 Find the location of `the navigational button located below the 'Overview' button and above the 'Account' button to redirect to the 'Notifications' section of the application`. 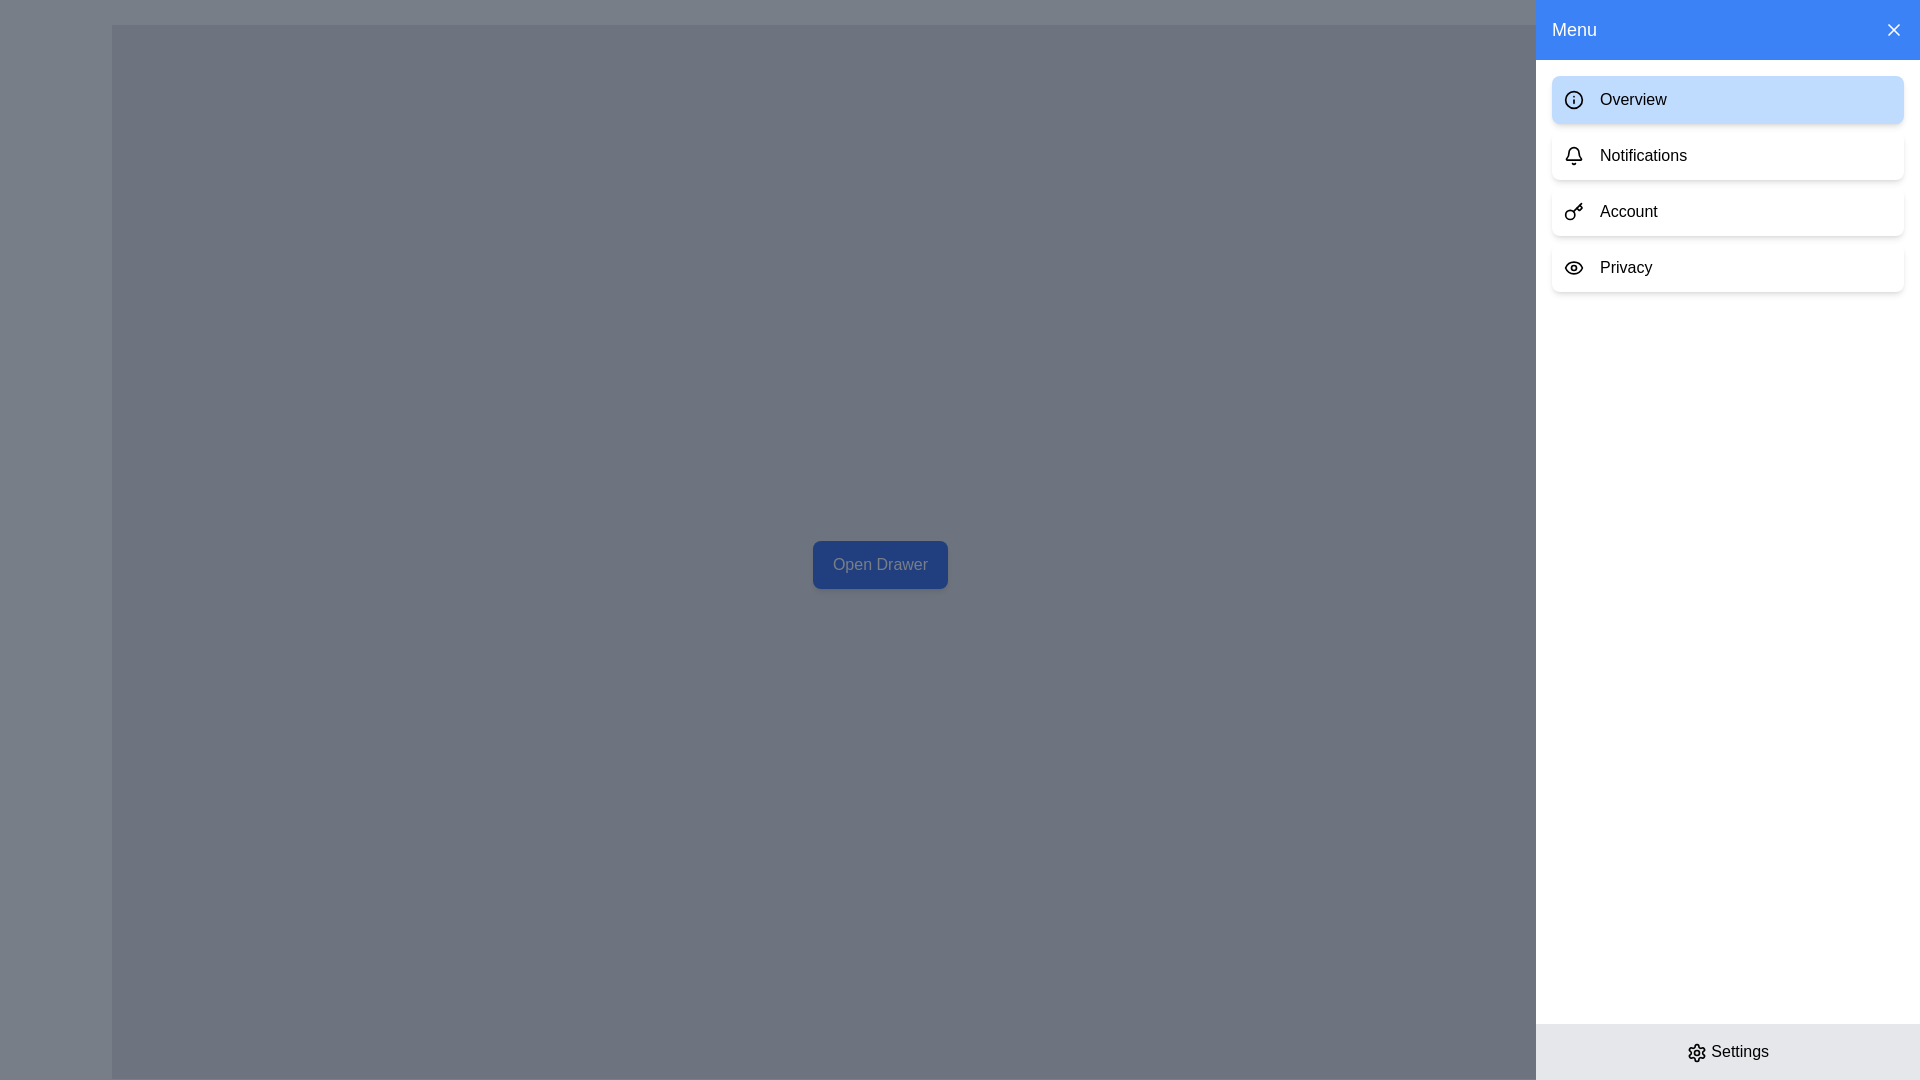

the navigational button located below the 'Overview' button and above the 'Account' button to redirect to the 'Notifications' section of the application is located at coordinates (1727, 154).